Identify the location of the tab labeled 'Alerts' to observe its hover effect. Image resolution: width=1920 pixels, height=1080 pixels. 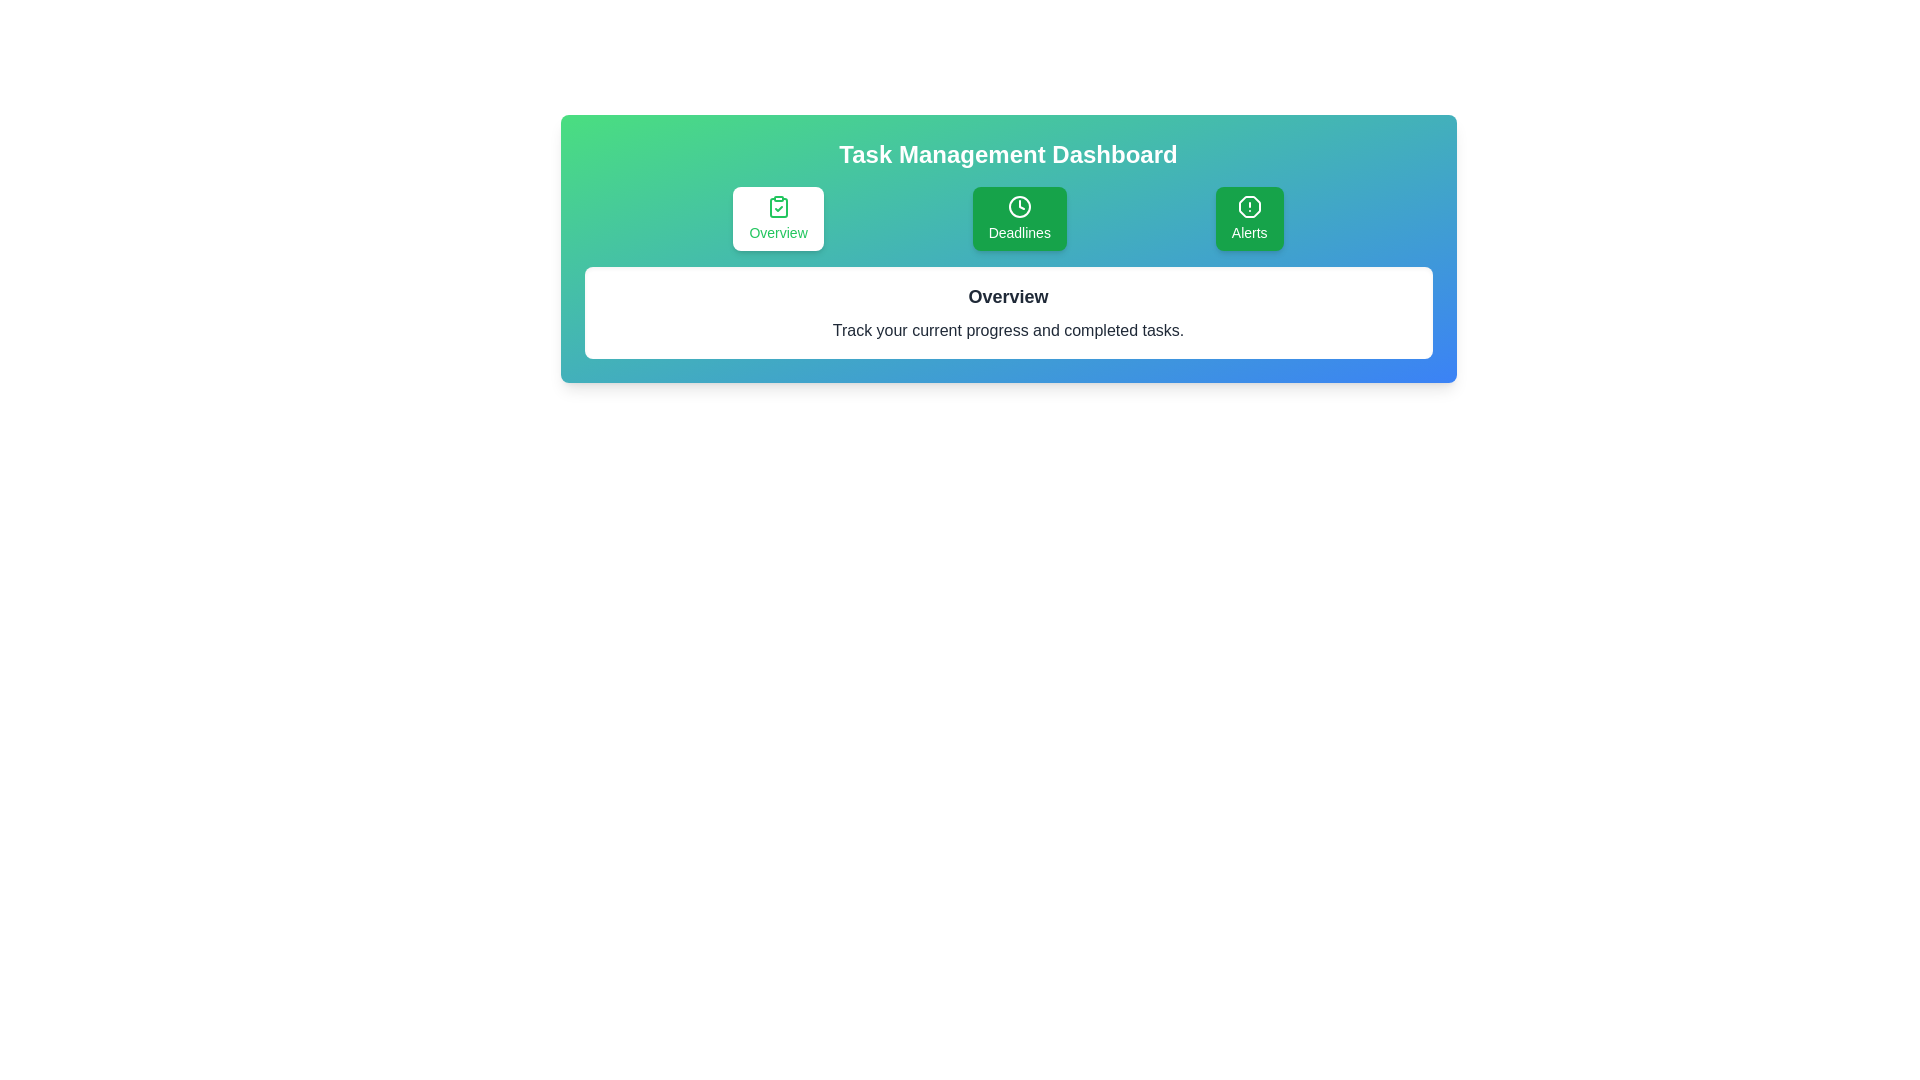
(1248, 219).